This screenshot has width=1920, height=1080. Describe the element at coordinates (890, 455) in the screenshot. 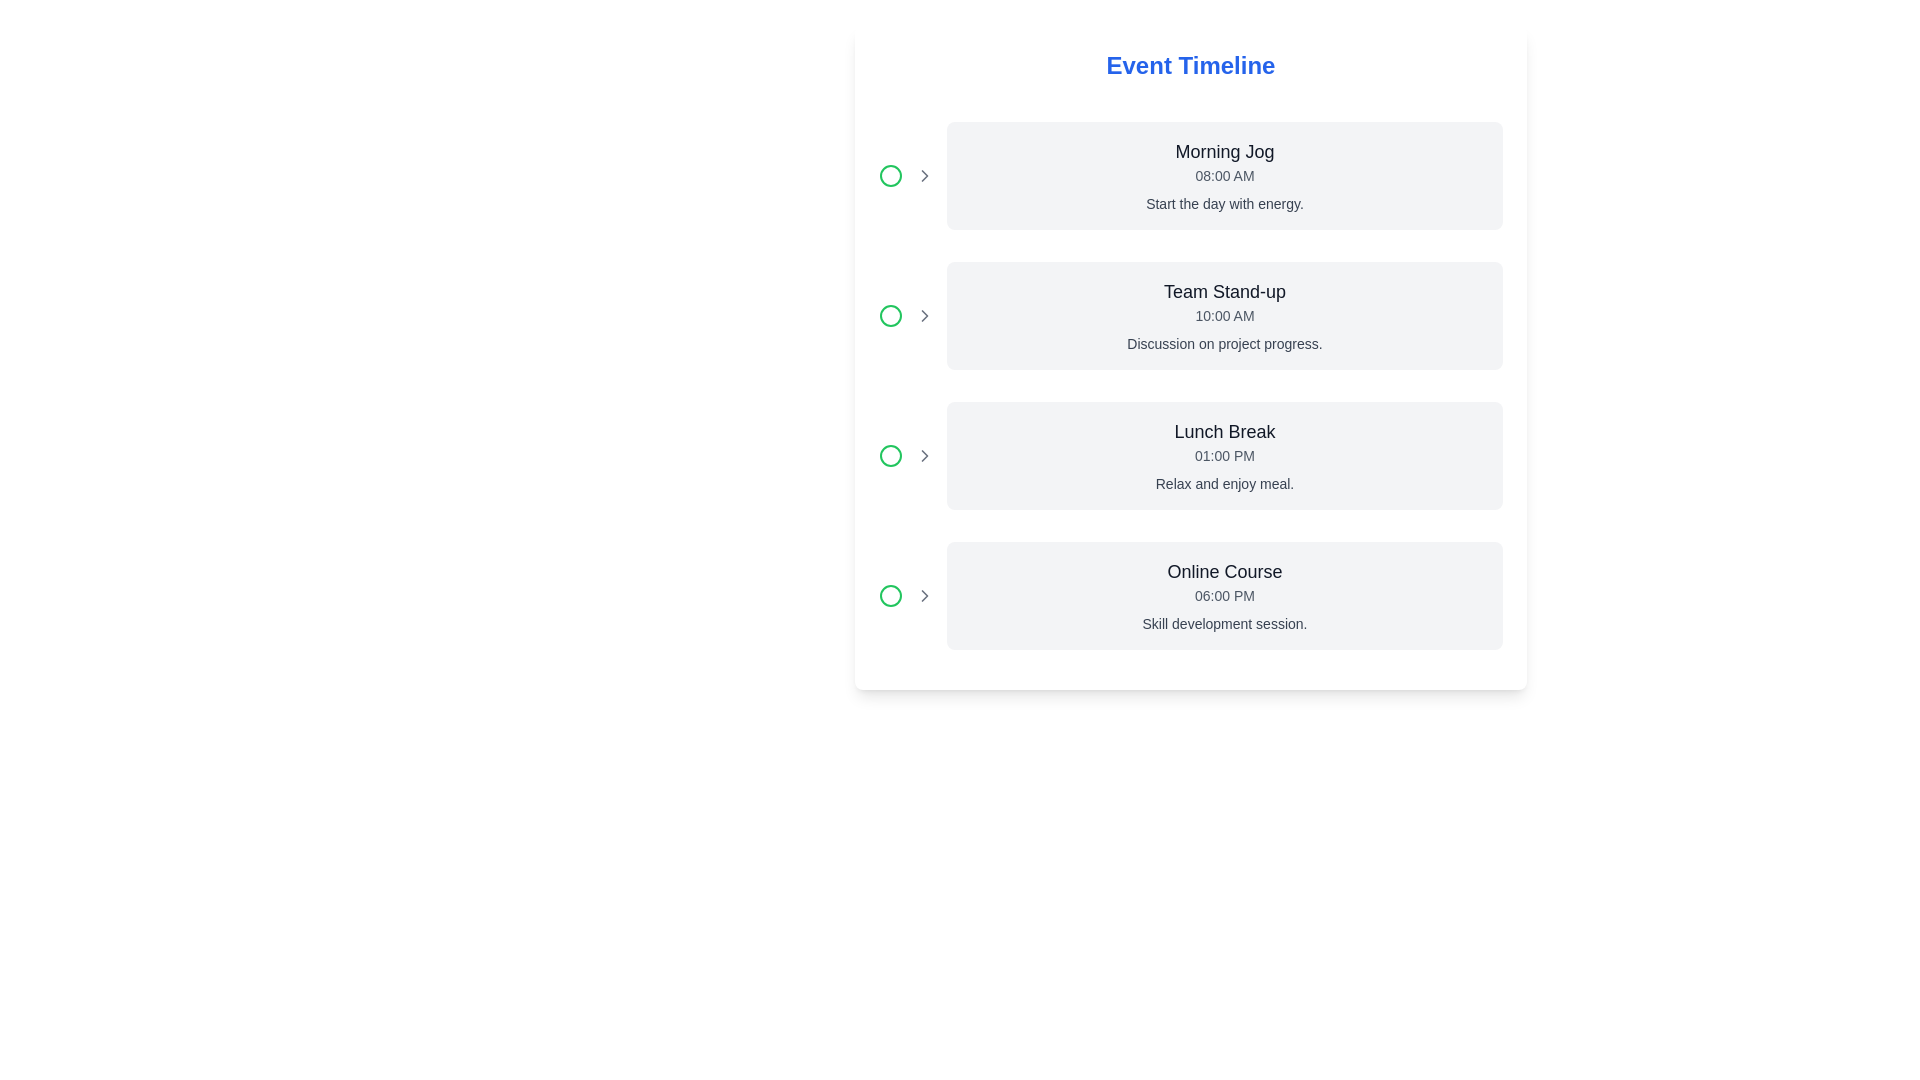

I see `the Circular Icon Indicator on the left side of the third row, which represents the status of the 'Lunch Break' event` at that location.